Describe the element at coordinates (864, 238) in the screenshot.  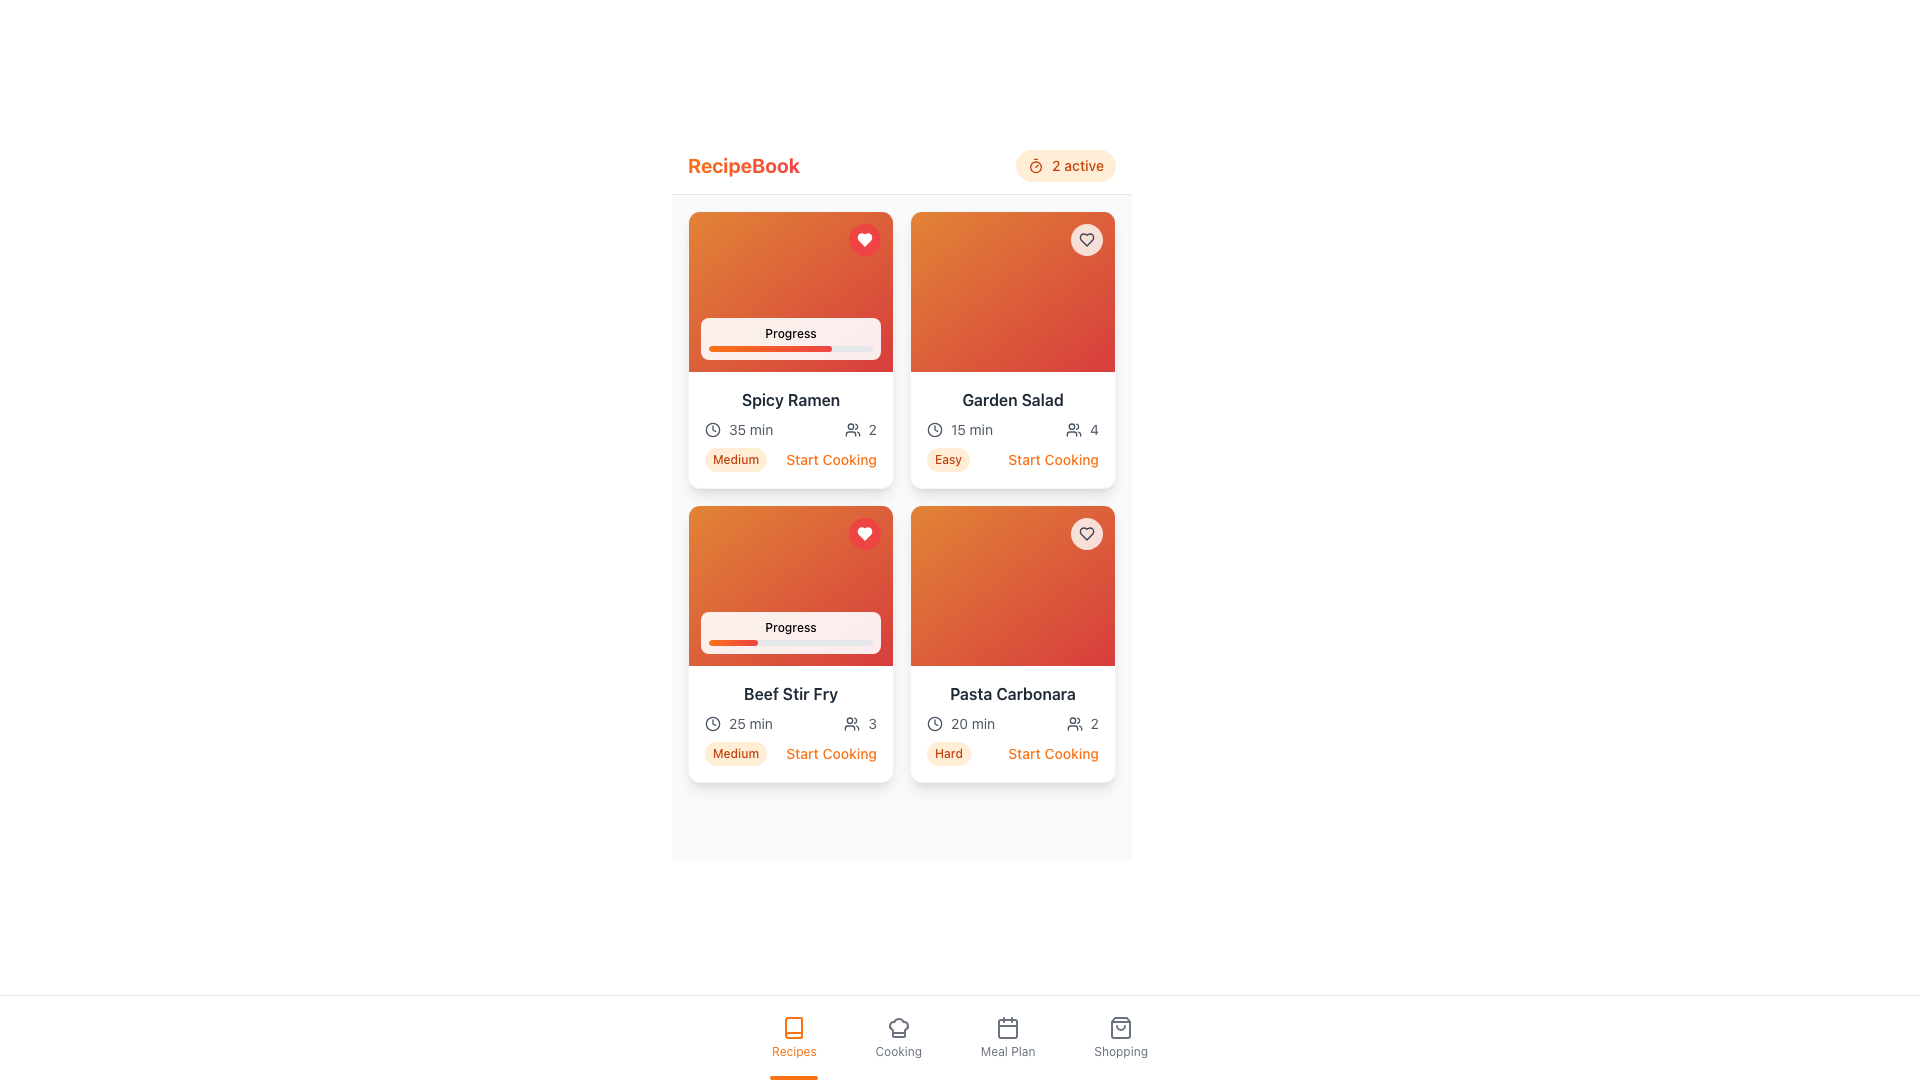
I see `the circular red button with a white heart icon located at the top-right corner of the 'Spicy Ramen' recipe card` at that location.